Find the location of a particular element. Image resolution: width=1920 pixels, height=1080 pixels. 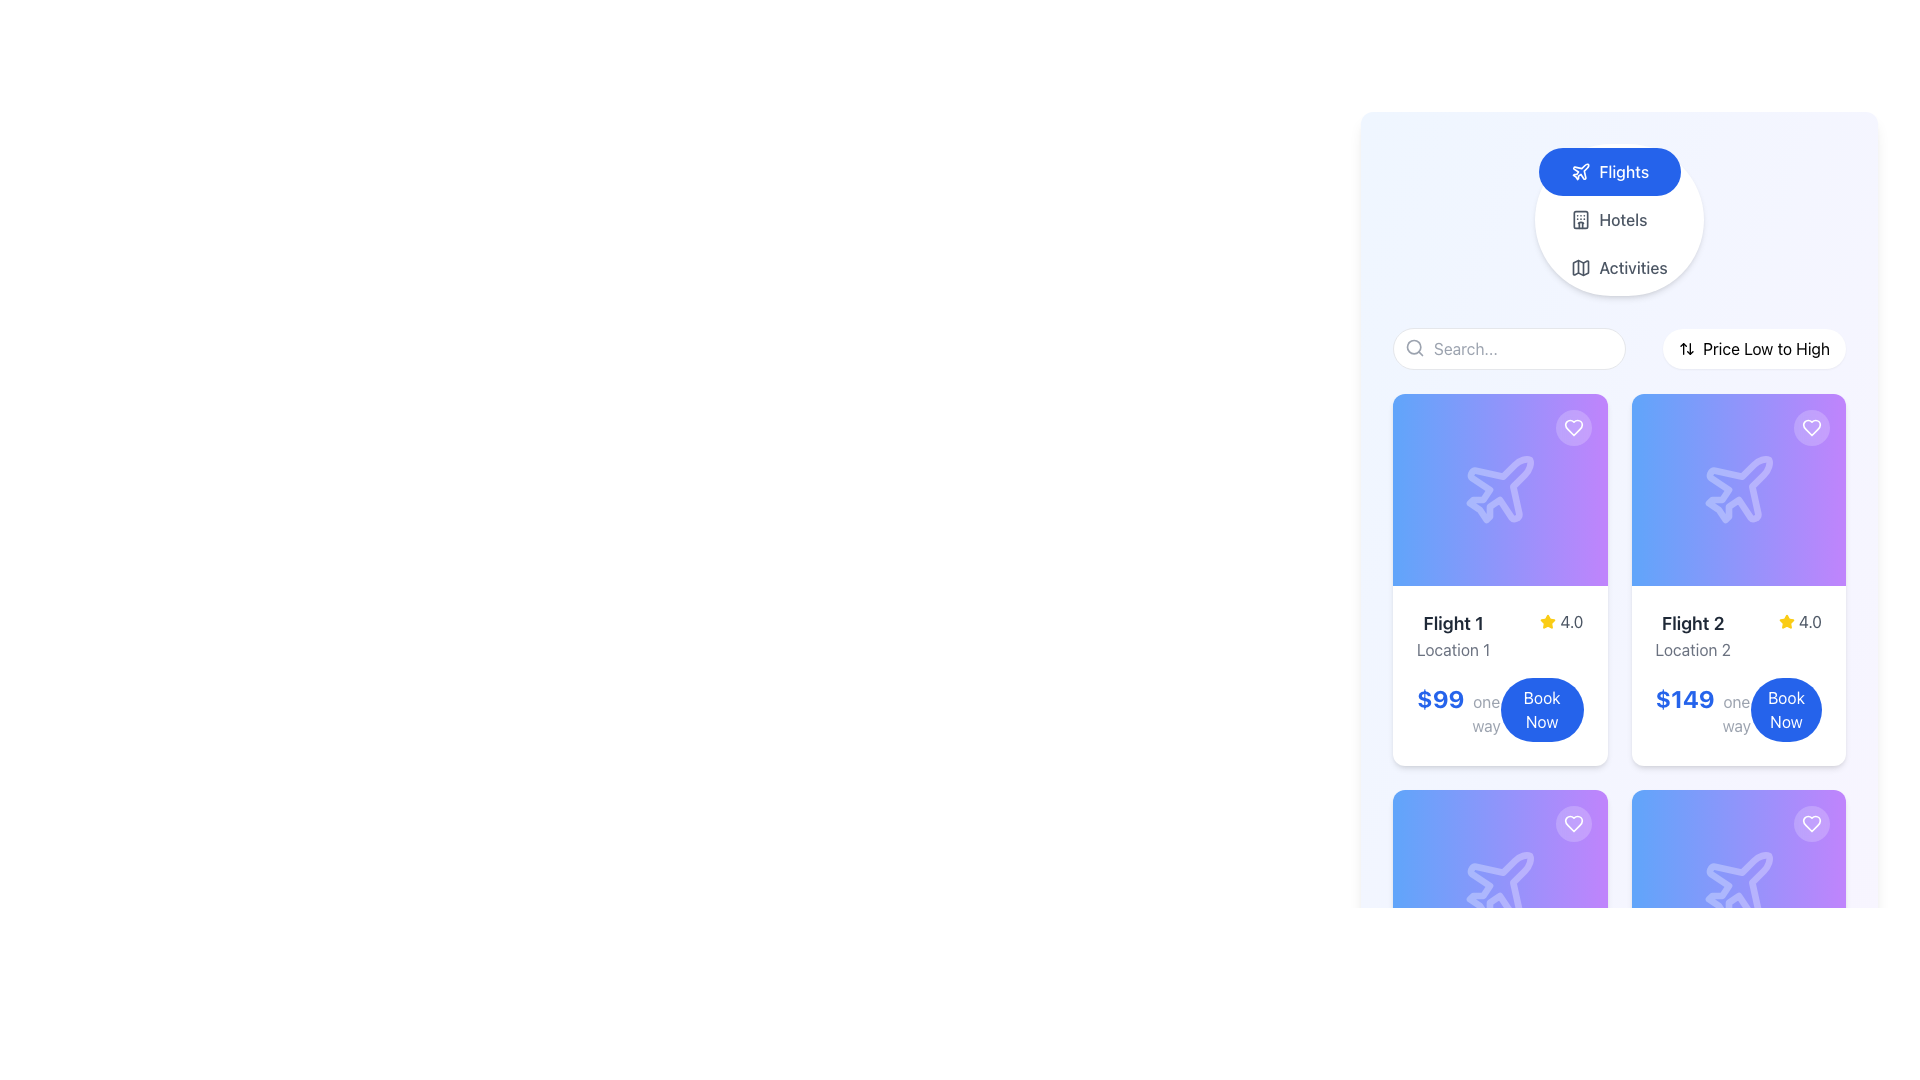

the 'Hotels' icon, which is the second visible component in the horizontal menu, located between the 'Flights' label and the 'Activities' label is located at coordinates (1580, 219).